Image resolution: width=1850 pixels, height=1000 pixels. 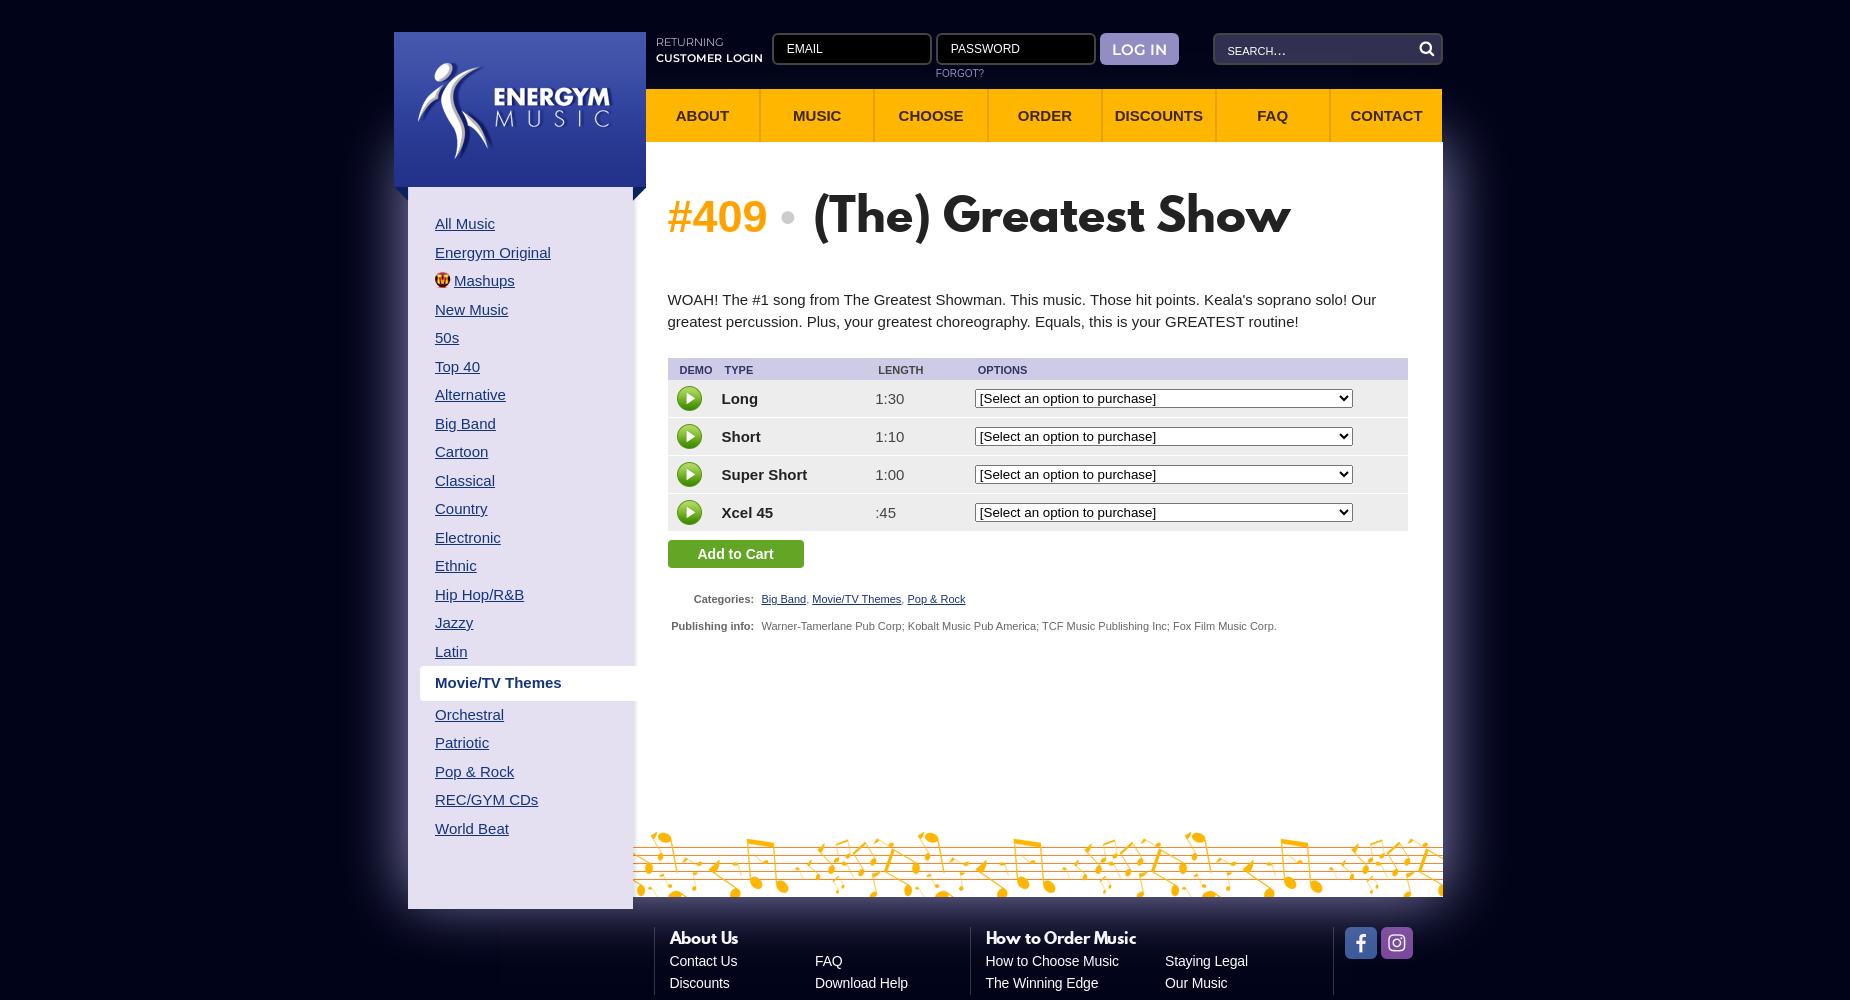 What do you see at coordinates (467, 536) in the screenshot?
I see `'Electronic'` at bounding box center [467, 536].